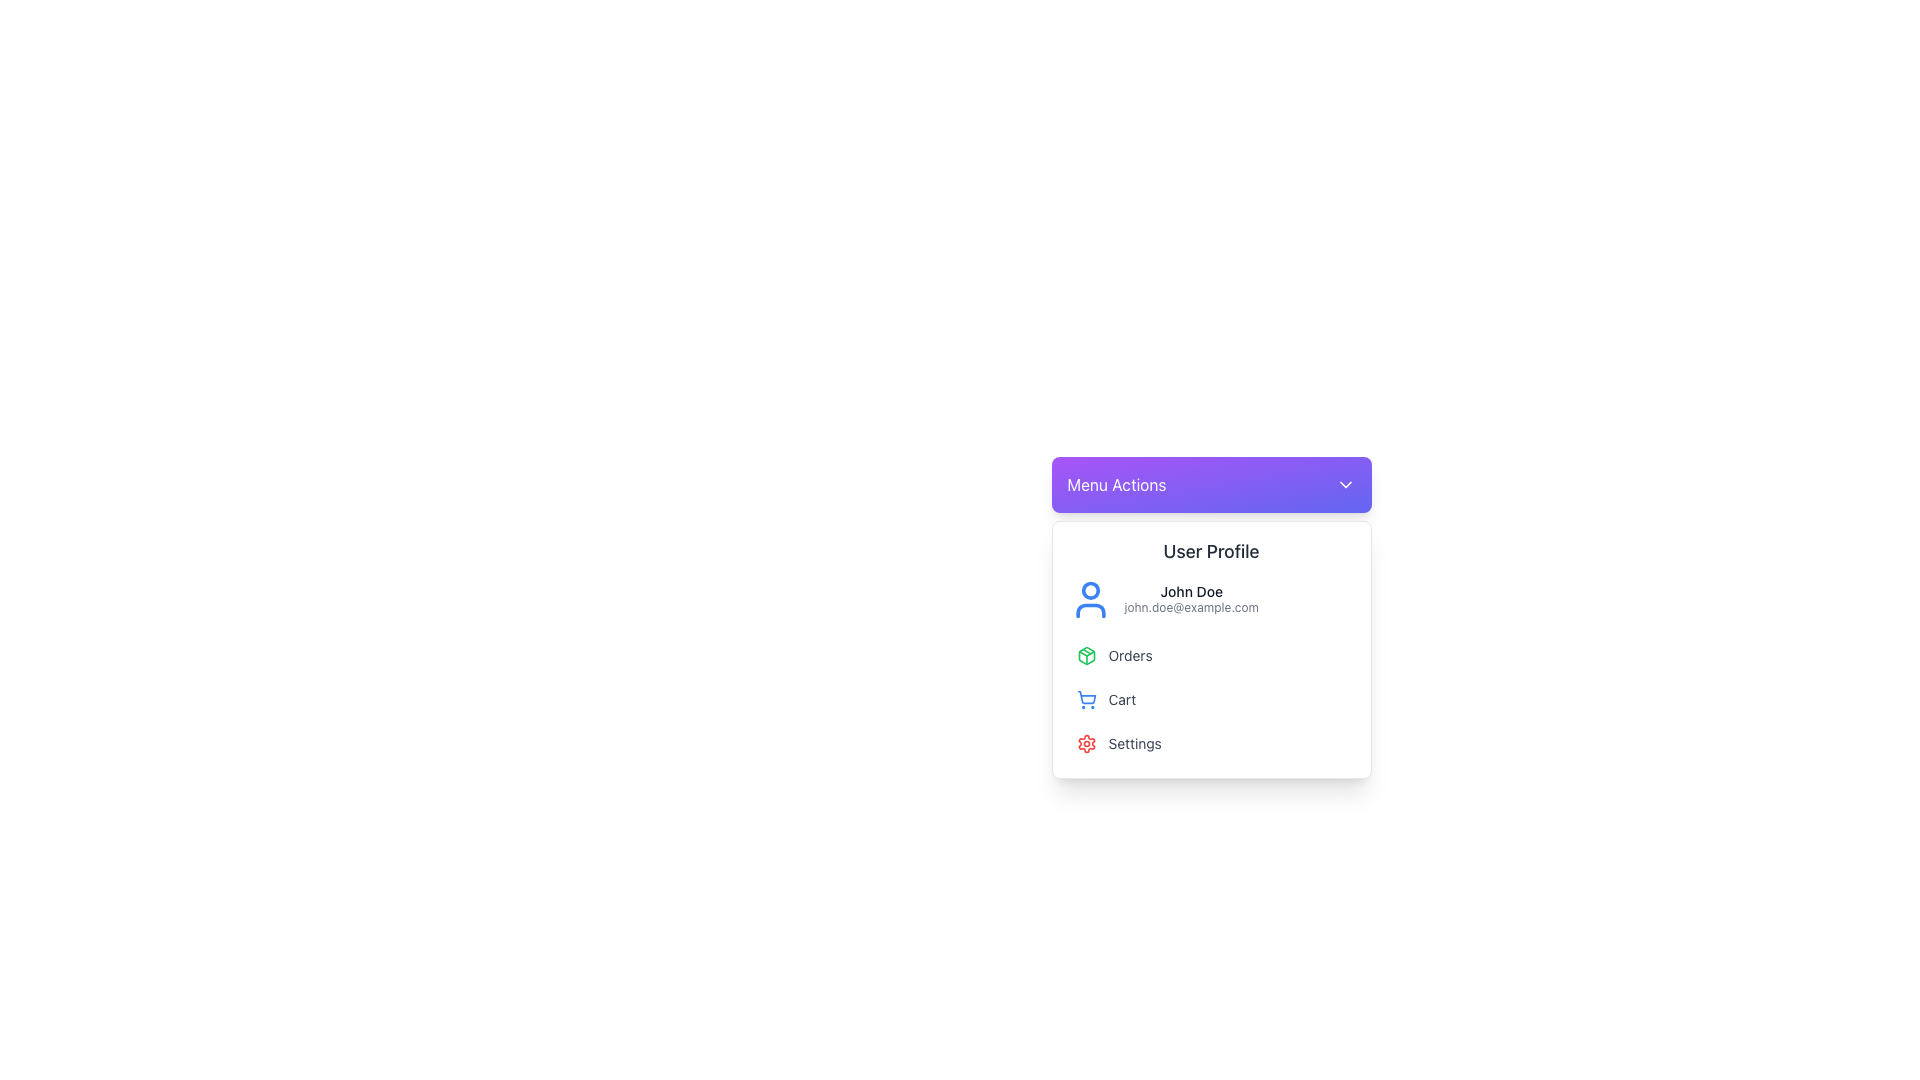 Image resolution: width=1920 pixels, height=1080 pixels. I want to click on the green package icon located to the left of the 'Orders' text in the navigation menu, so click(1085, 655).